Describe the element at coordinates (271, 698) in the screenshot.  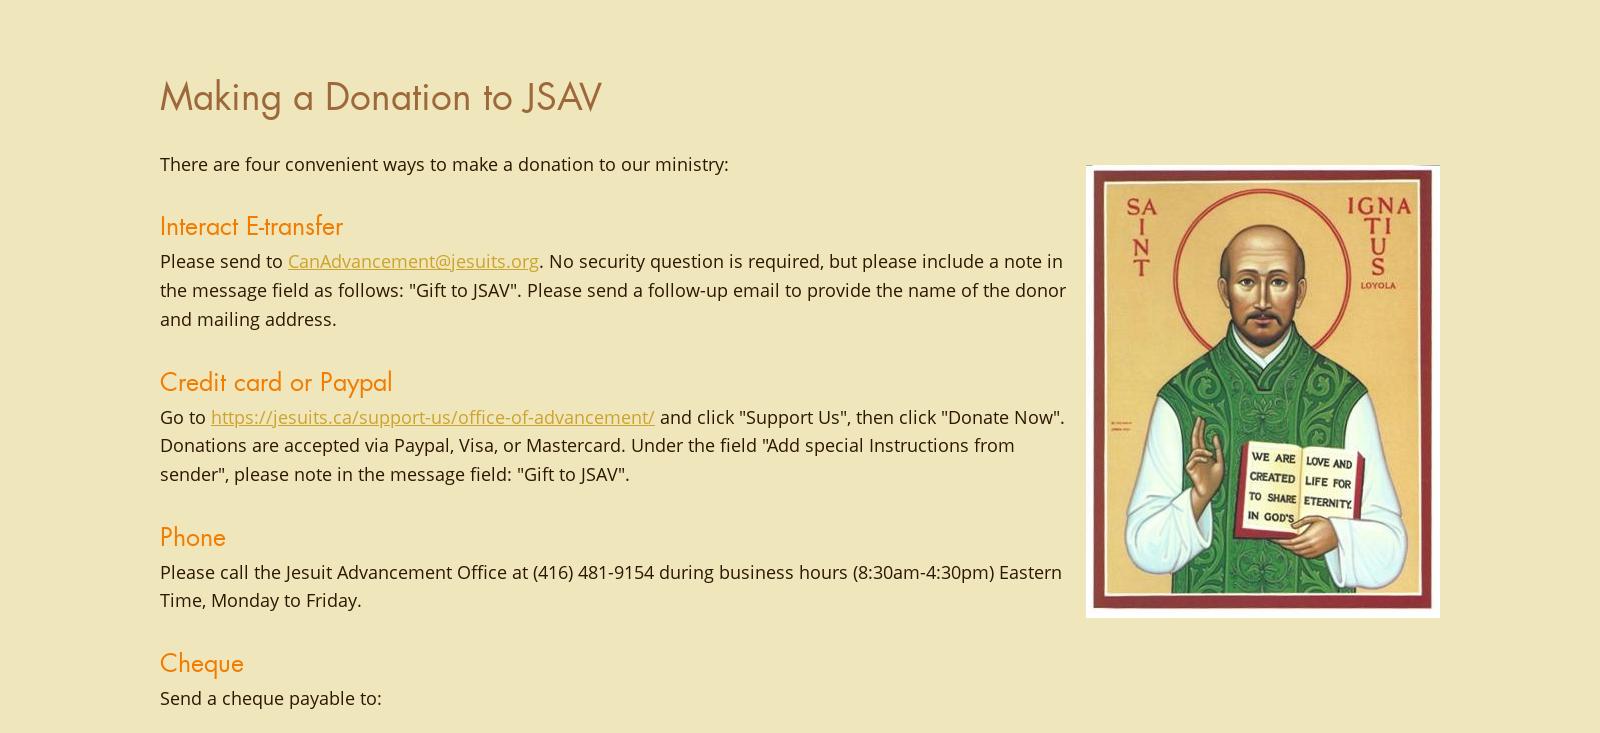
I see `'Send a cheque payable to:'` at that location.